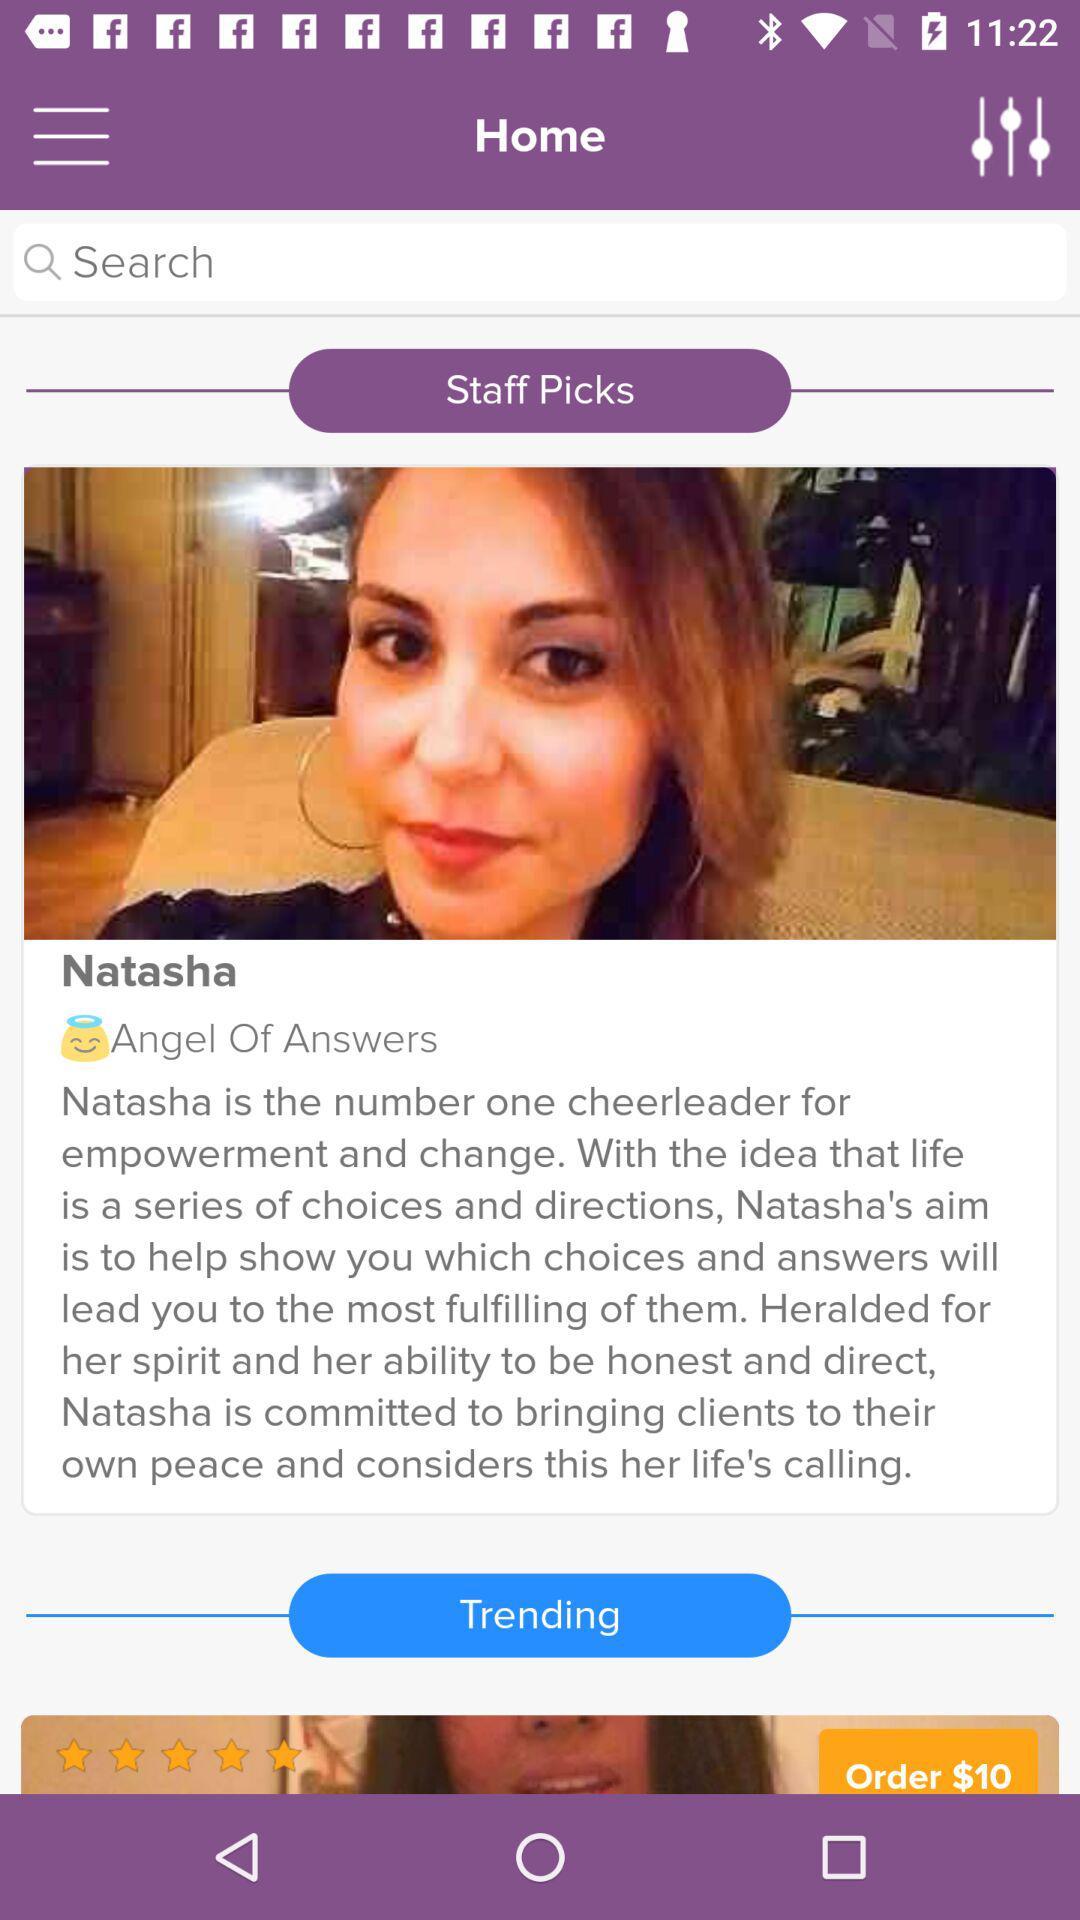 The height and width of the screenshot is (1920, 1080). I want to click on order, so click(540, 1753).